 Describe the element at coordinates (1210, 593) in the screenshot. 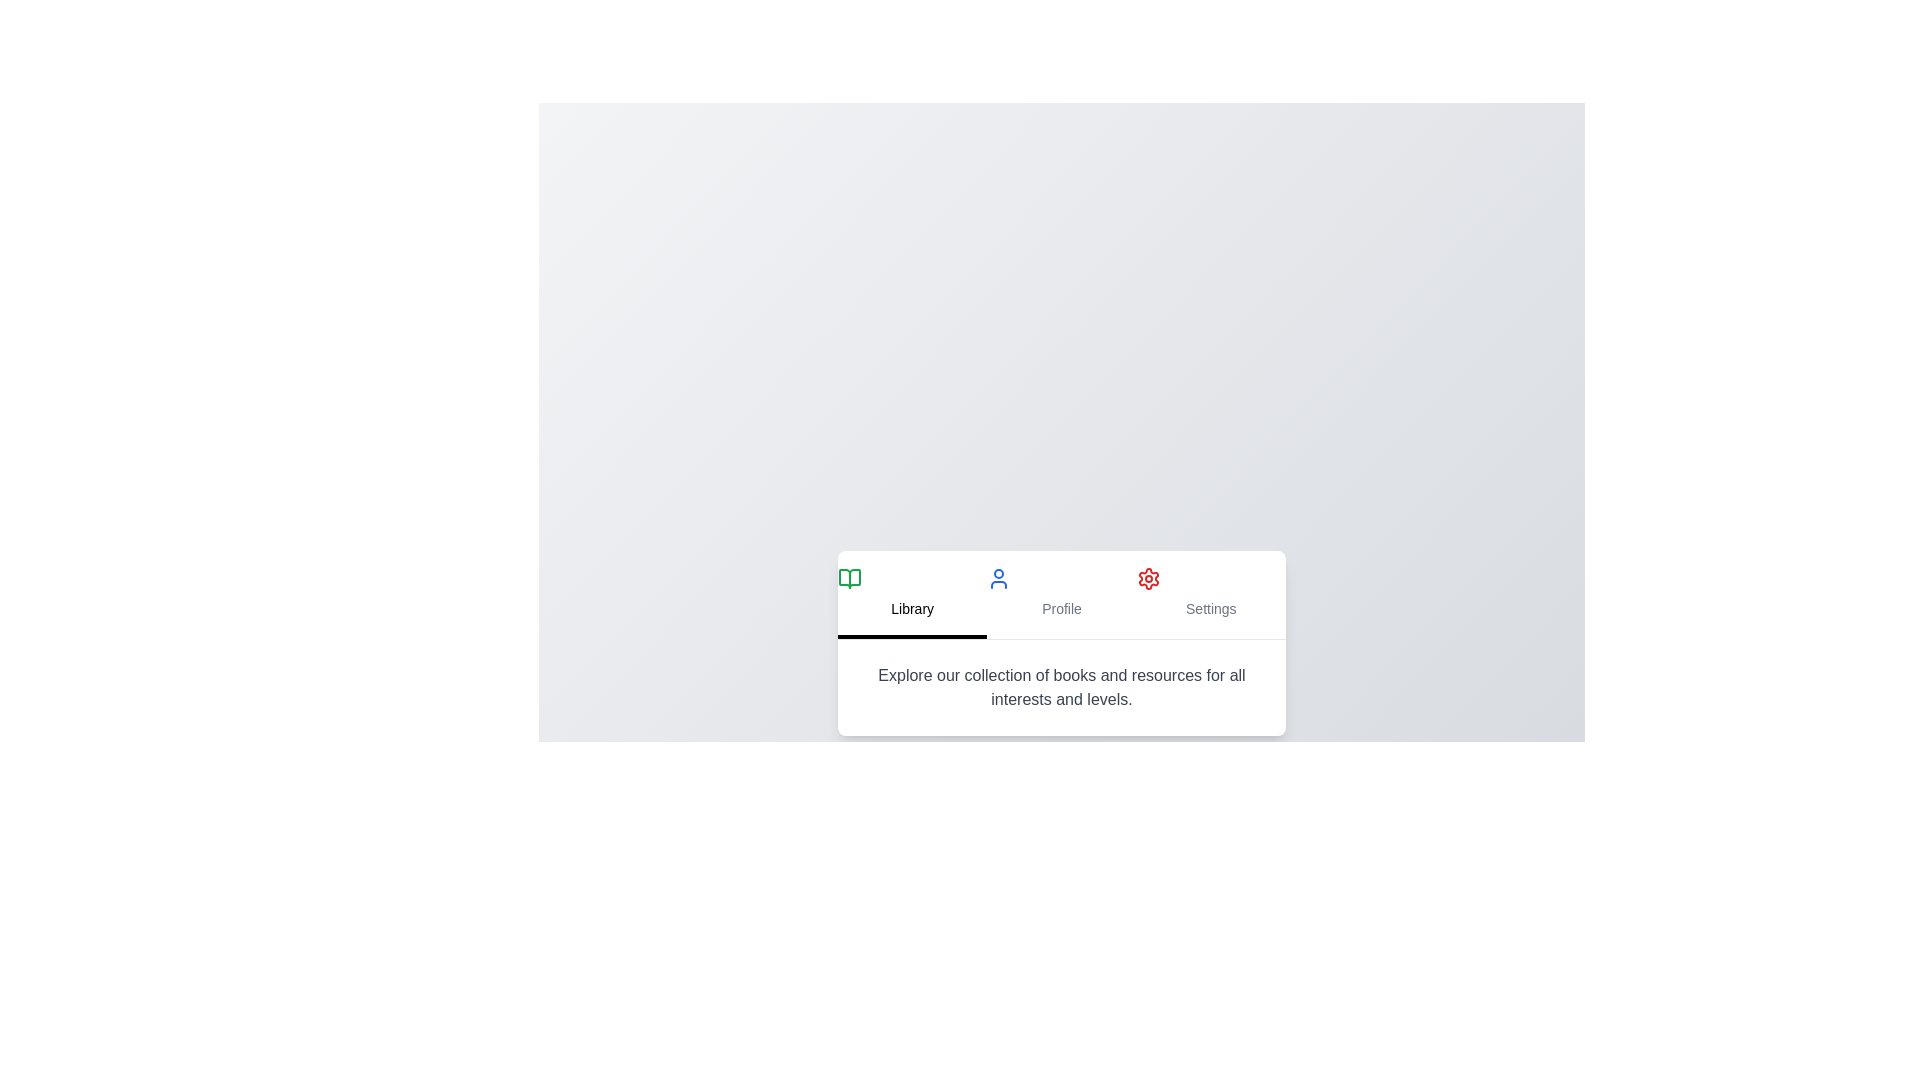

I see `the Settings tab by clicking on its respective button` at that location.